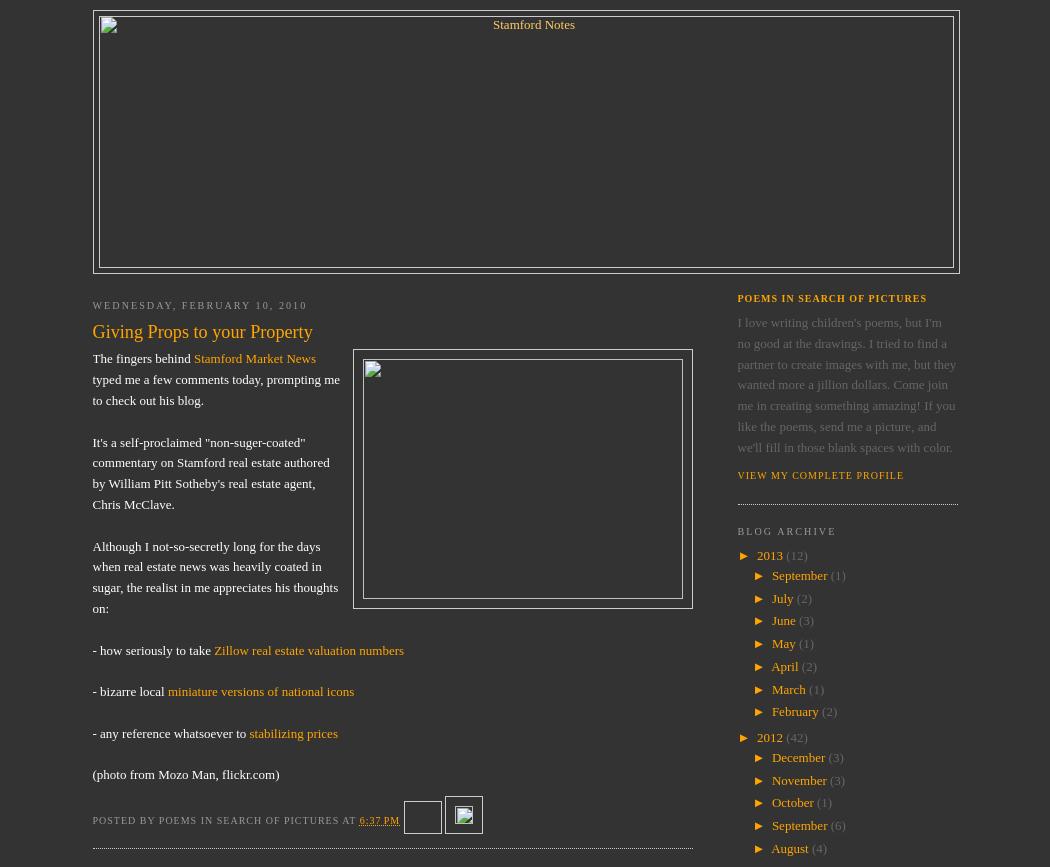 This screenshot has width=1050, height=867. What do you see at coordinates (795, 736) in the screenshot?
I see `'(42)'` at bounding box center [795, 736].